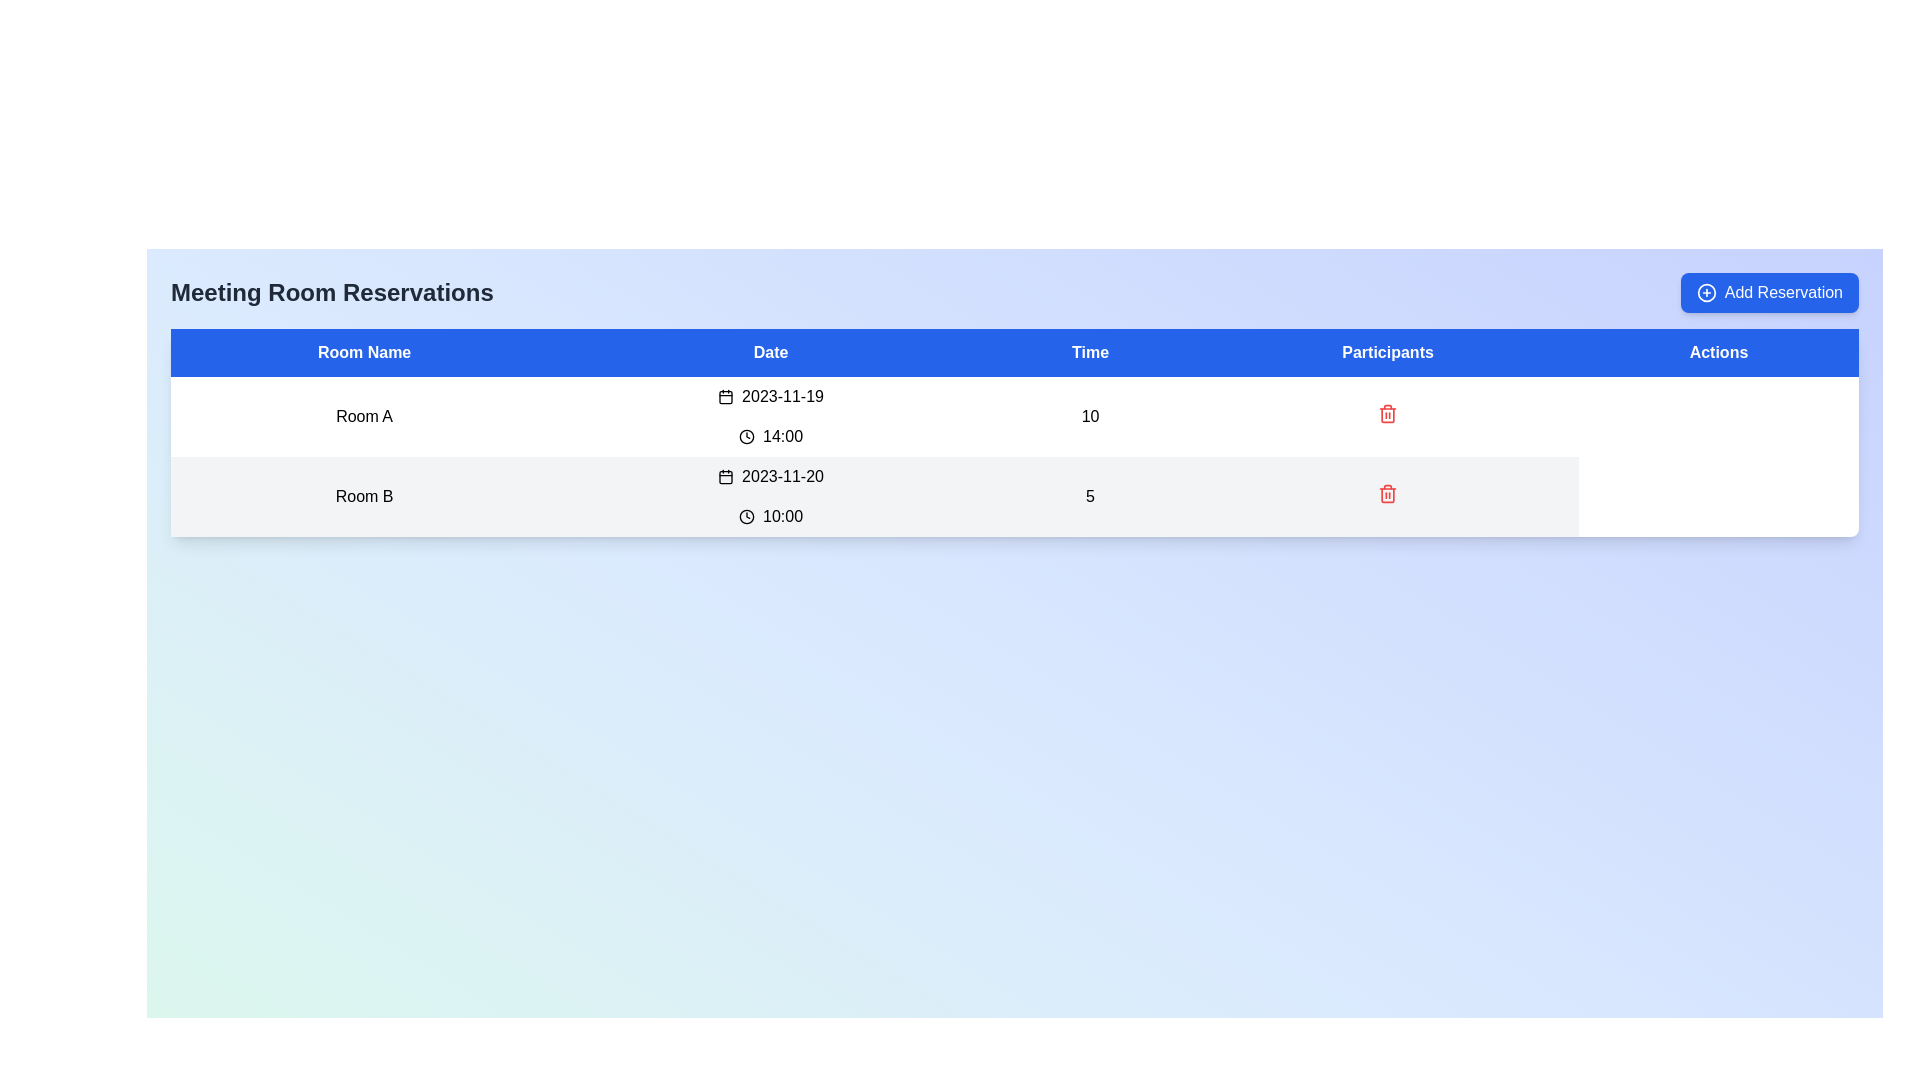  Describe the element at coordinates (725, 477) in the screenshot. I see `the calendar icon element, which is a small rectangle with rounded corners, white with a red border, located in the 'Date' column of the second row of the table adjacent to '2023-11-20'` at that location.